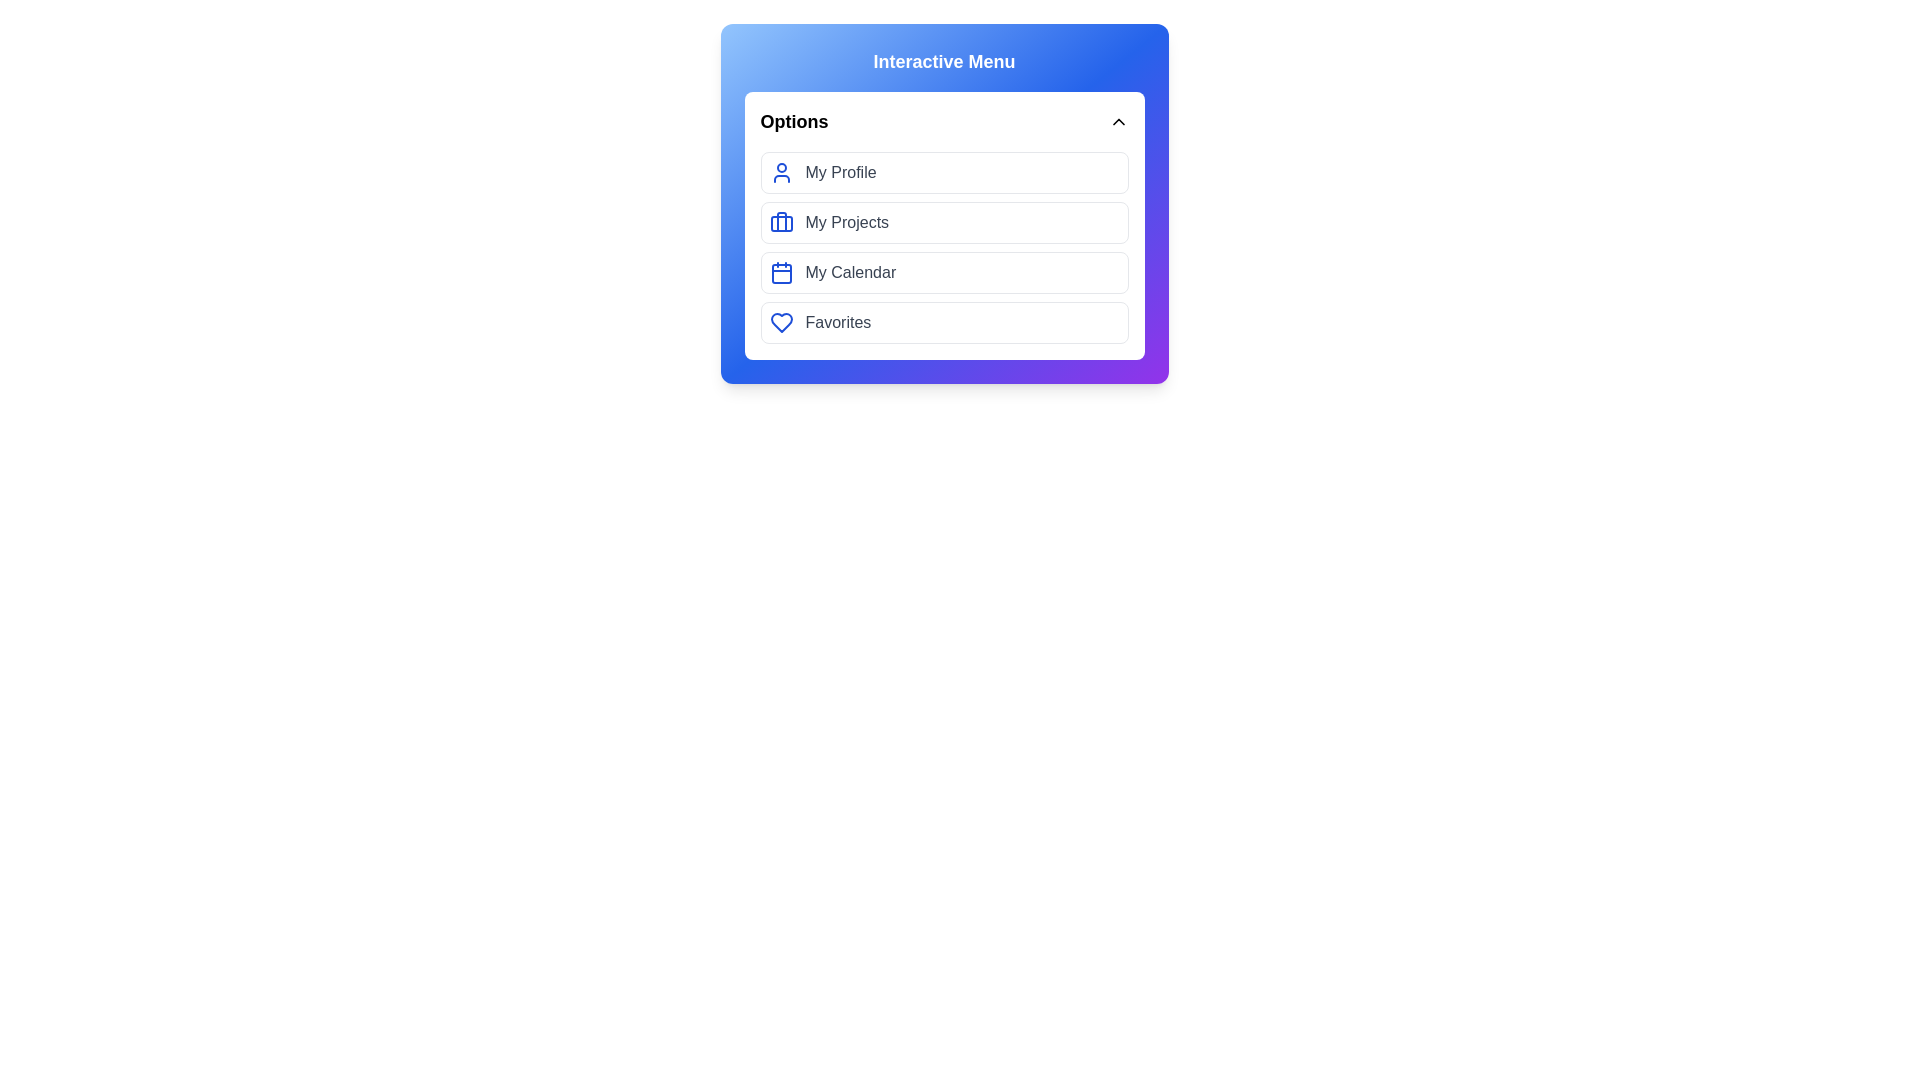  What do you see at coordinates (943, 60) in the screenshot?
I see `the 'Interactive Menu' text label` at bounding box center [943, 60].